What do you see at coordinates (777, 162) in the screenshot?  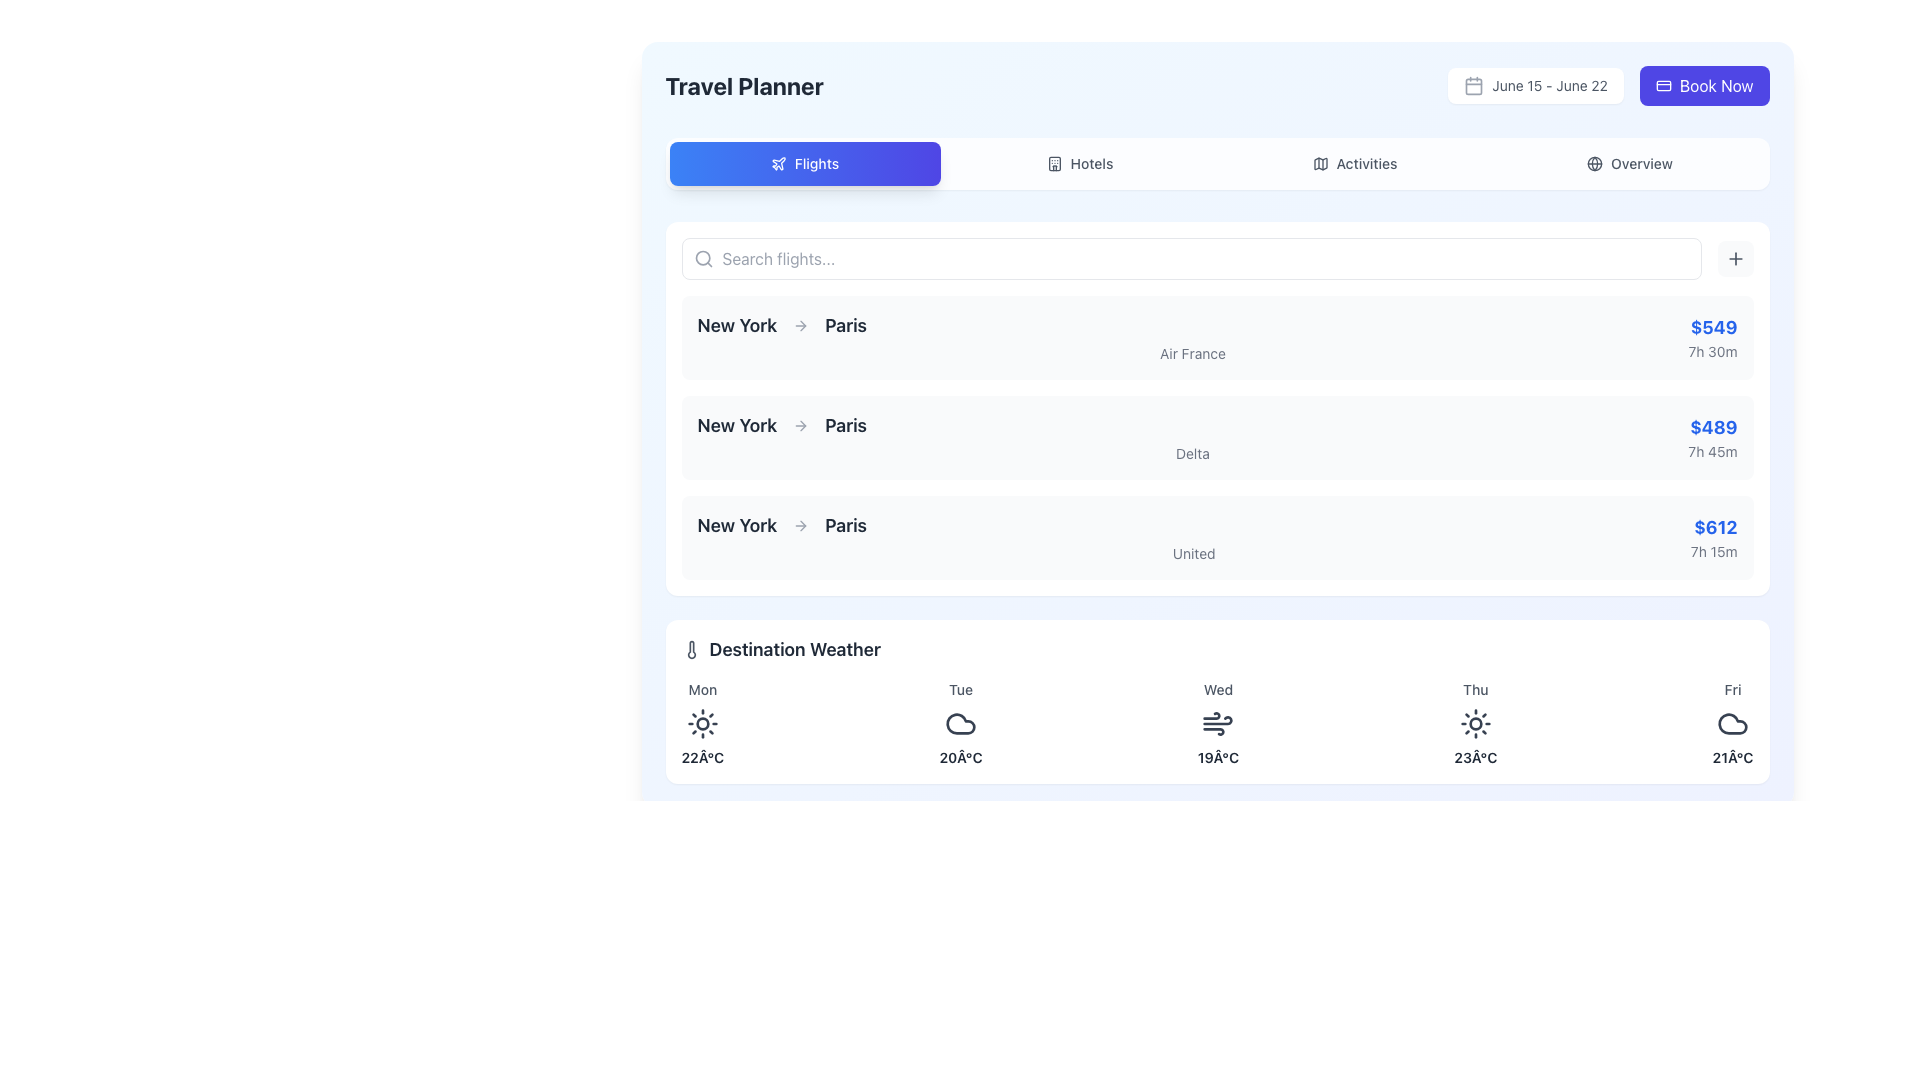 I see `the airplane icon located at the beginning of the 'Flights' tab` at bounding box center [777, 162].